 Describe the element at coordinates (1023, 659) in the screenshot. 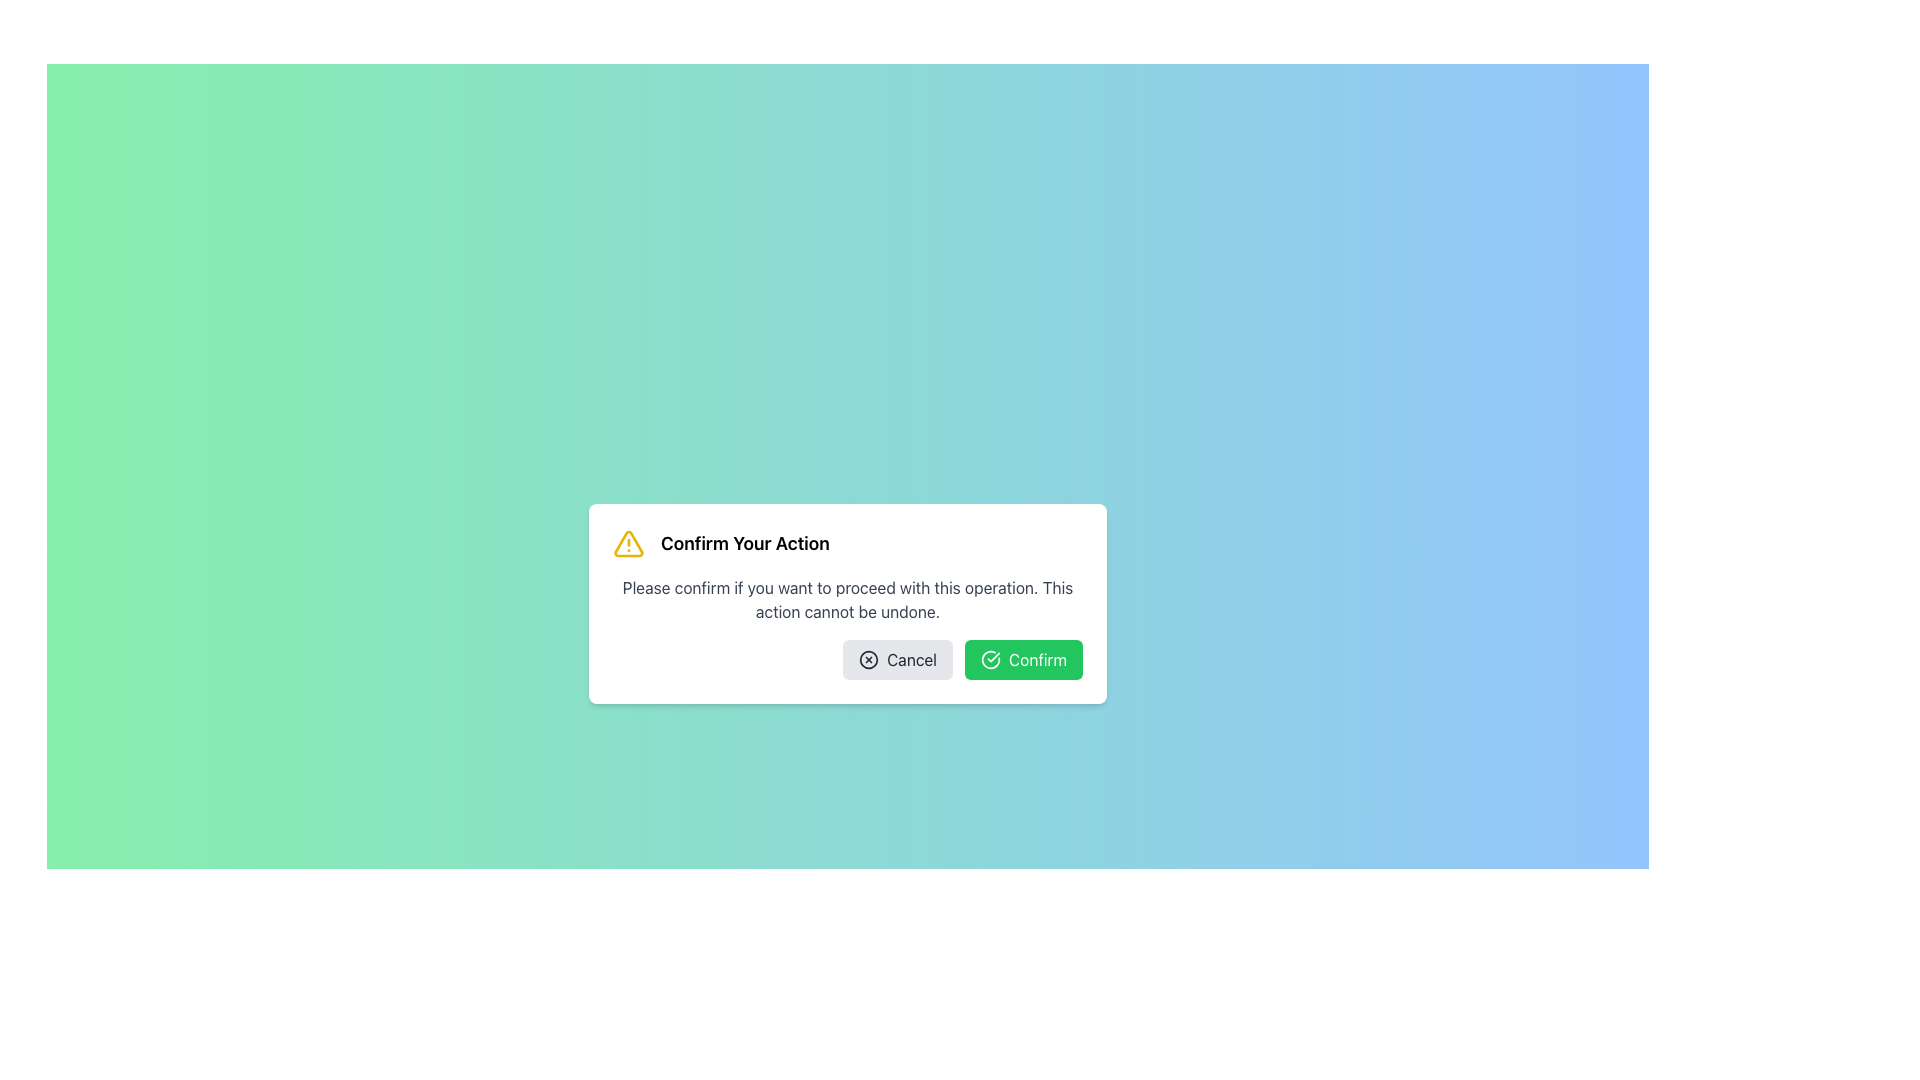

I see `the confirm button located at the bottom right corner of the modal dialog box to finalize the action` at that location.